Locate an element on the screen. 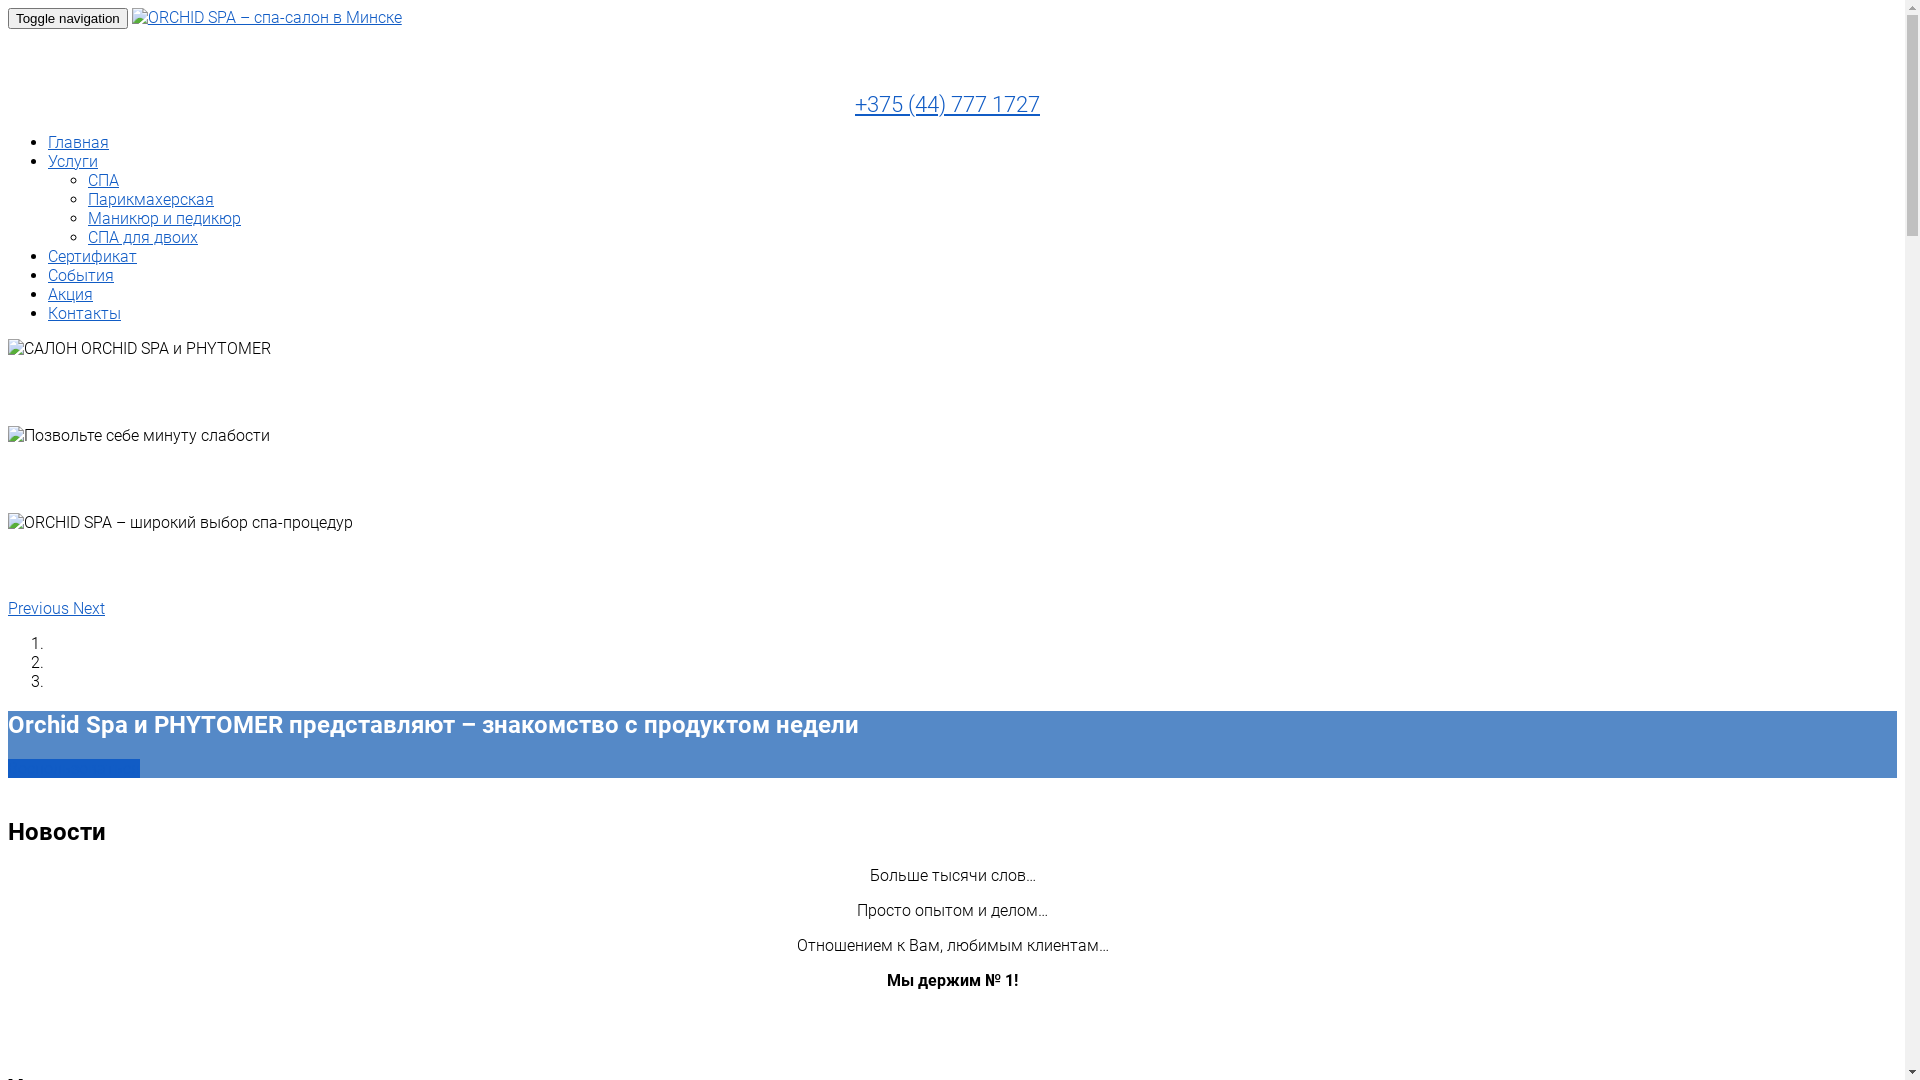 The width and height of the screenshot is (1920, 1080). 'Previous' is located at coordinates (40, 607).